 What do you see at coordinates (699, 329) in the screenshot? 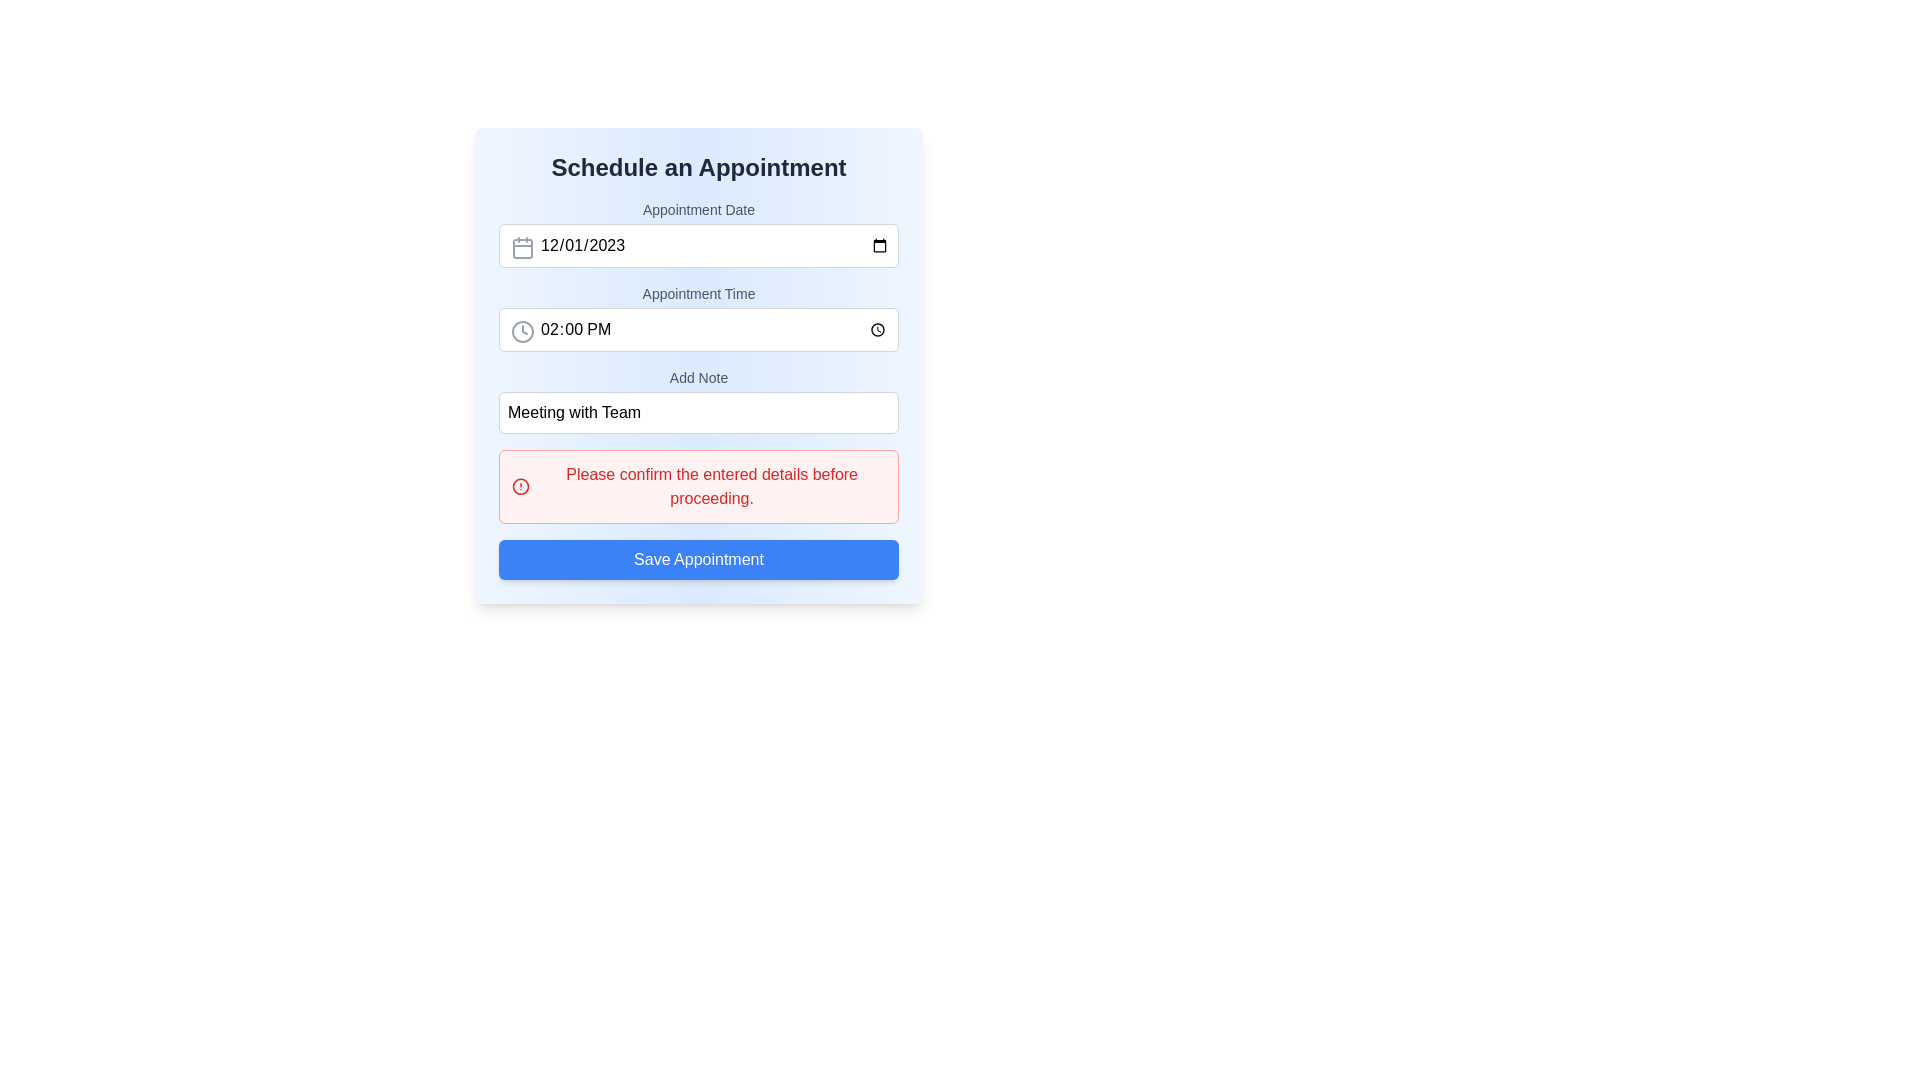
I see `a time from the dropdown or modal in the time input field located centrally in the 'Appointment Time' section, which is styled as a rectangular box with rounded corners and displays a time value ('02:00 PM')` at bounding box center [699, 329].